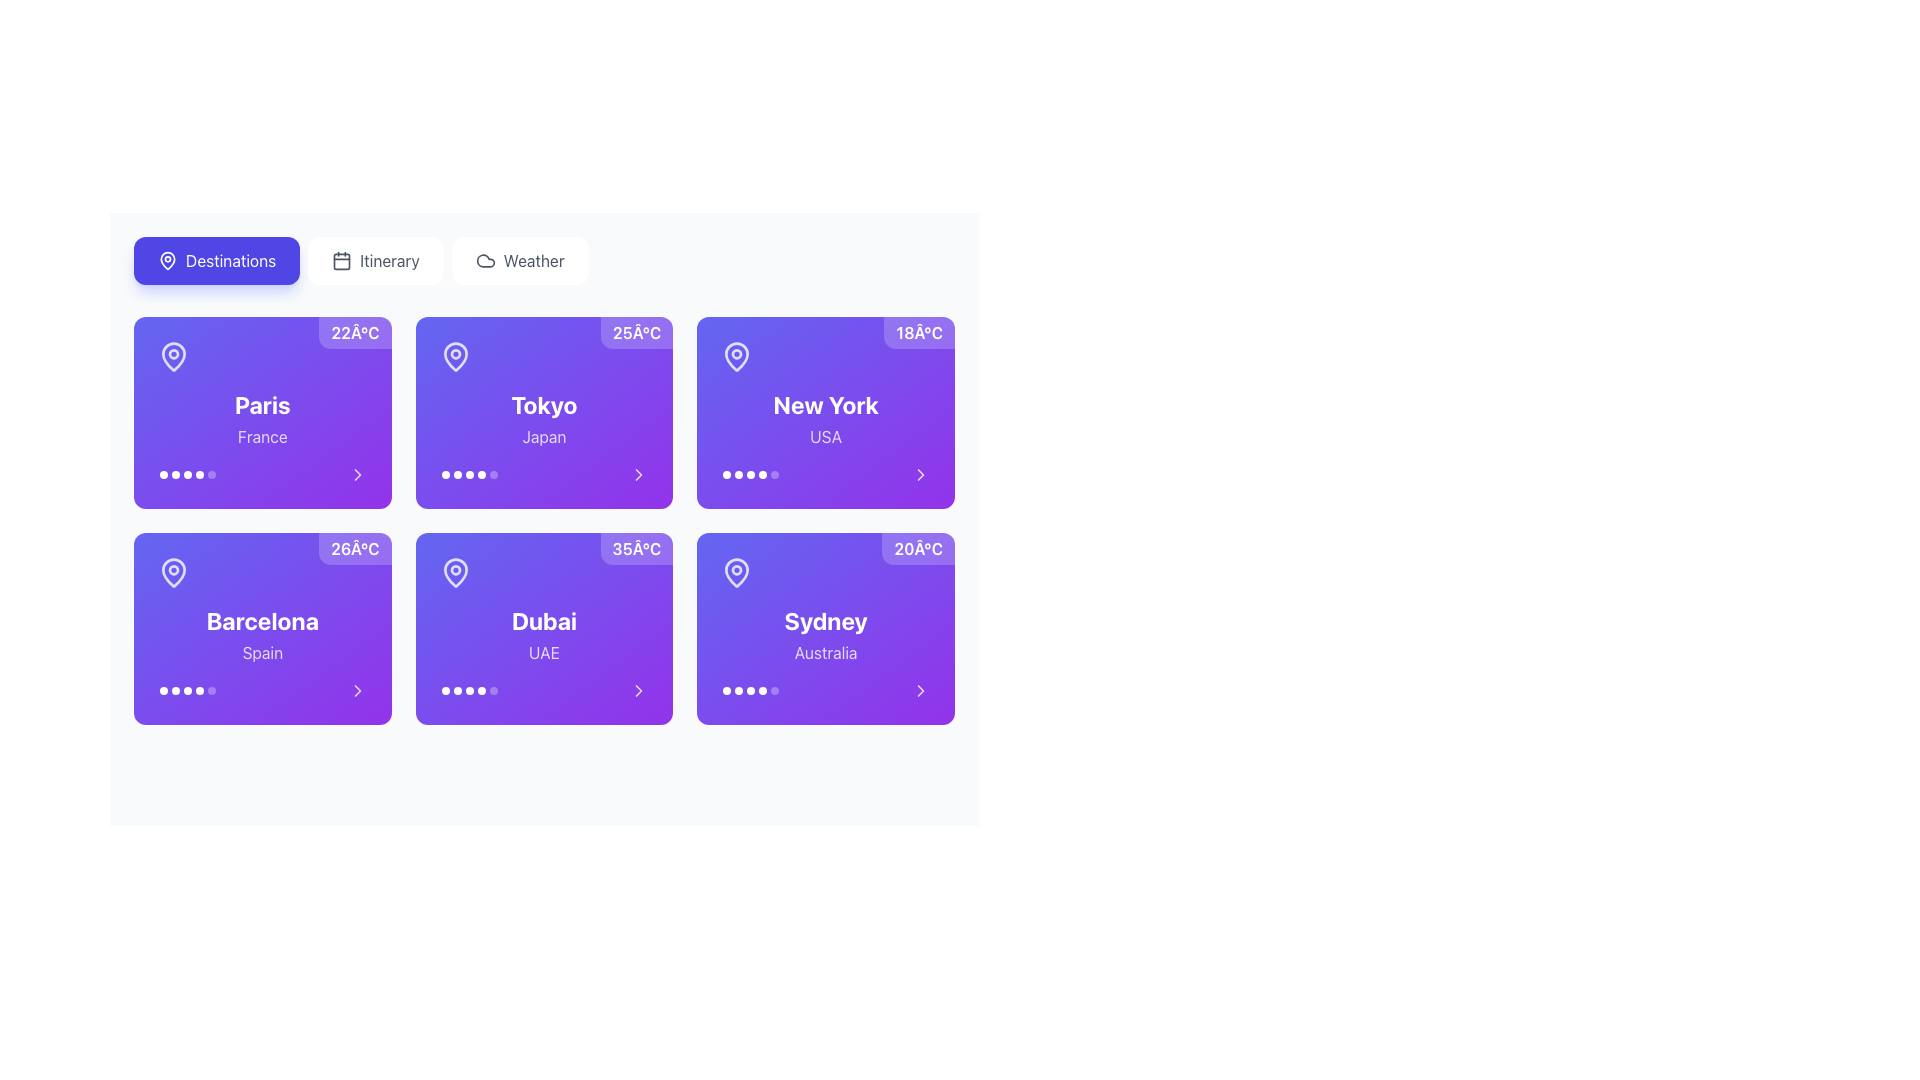 Image resolution: width=1920 pixels, height=1080 pixels. Describe the element at coordinates (355, 331) in the screenshot. I see `current temperature information displayed on the label located at the top-right corner of the card for the city 'Paris'` at that location.